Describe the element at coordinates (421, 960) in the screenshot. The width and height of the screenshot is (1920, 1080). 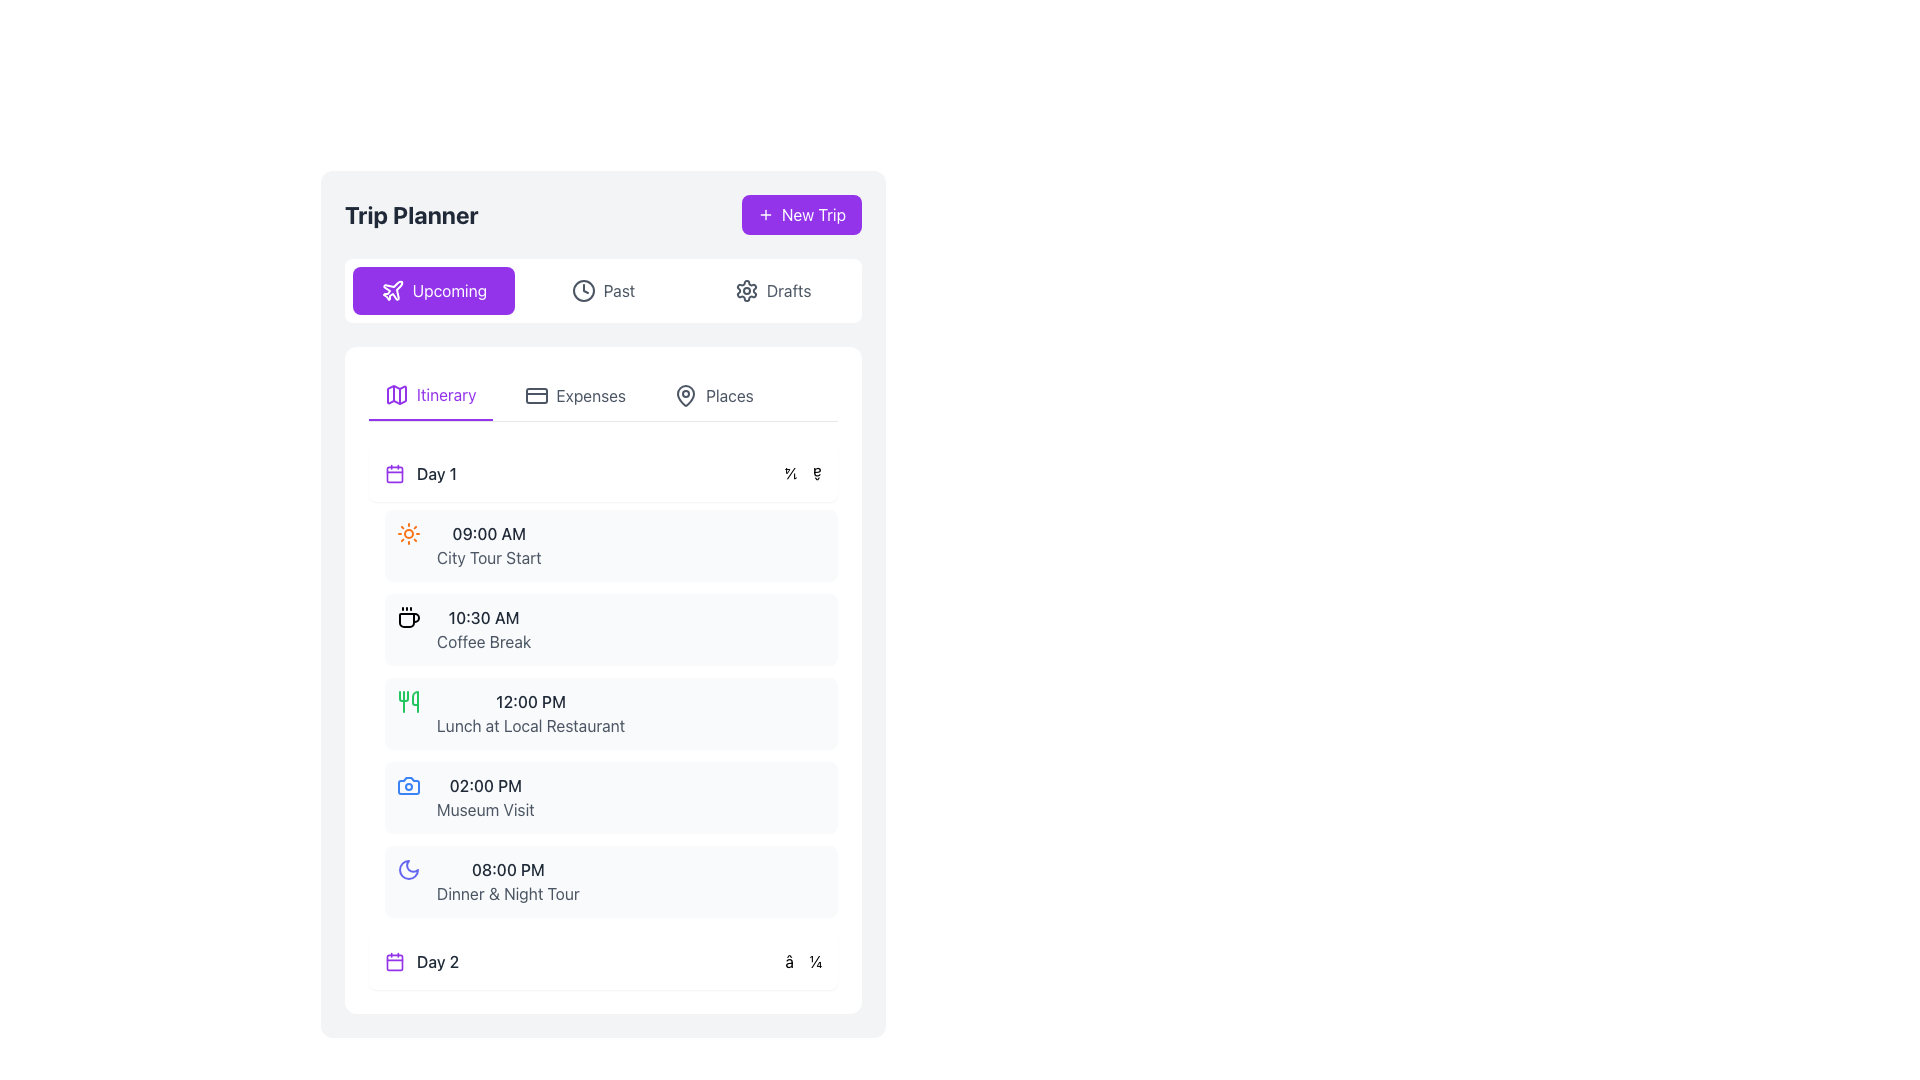
I see `the 'Day 2' label, which consists of dark gray text and a purple calendar icon, located under the 'Upcoming' tab in the 'Trip Planner' panel` at that location.